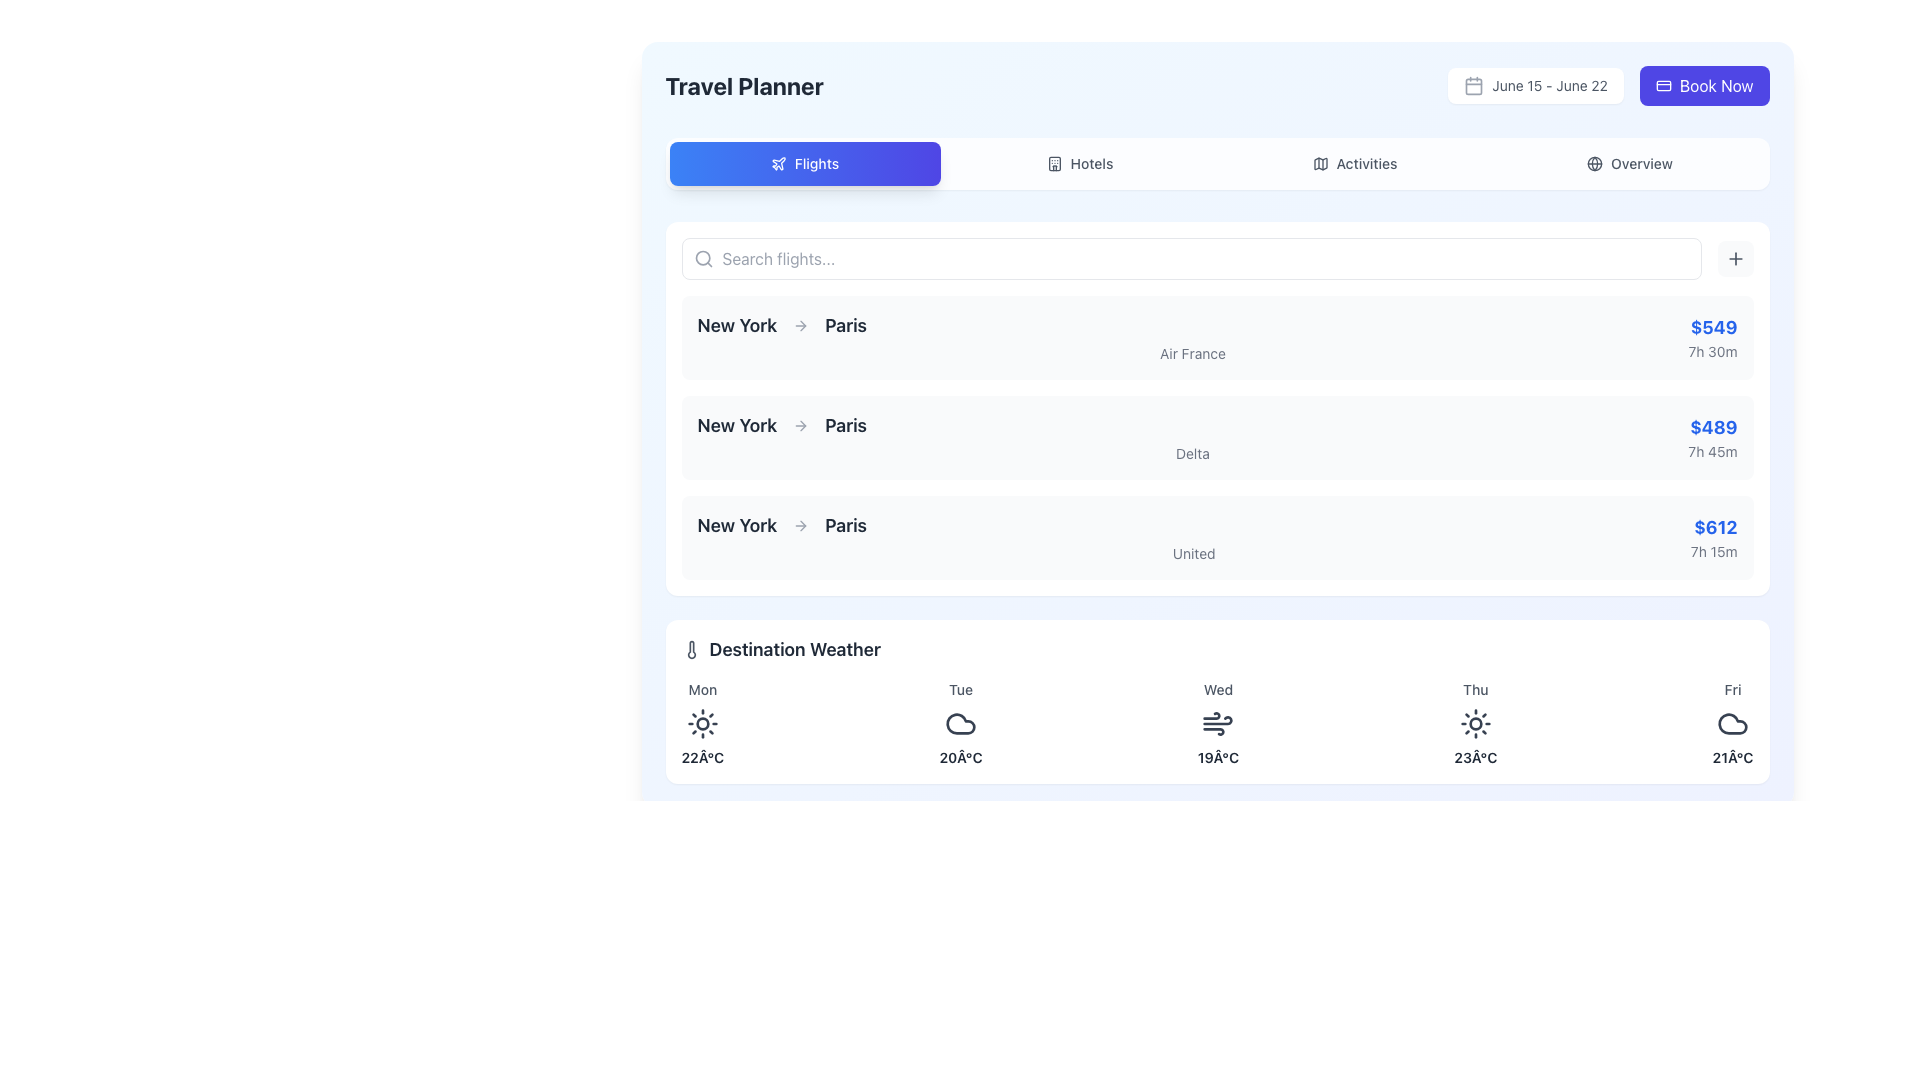 This screenshot has width=1920, height=1080. What do you see at coordinates (1216, 536) in the screenshot?
I see `the third flight option list item displaying departure from 'New York' to 'Paris', with airline 'United' and price '$612'` at bounding box center [1216, 536].